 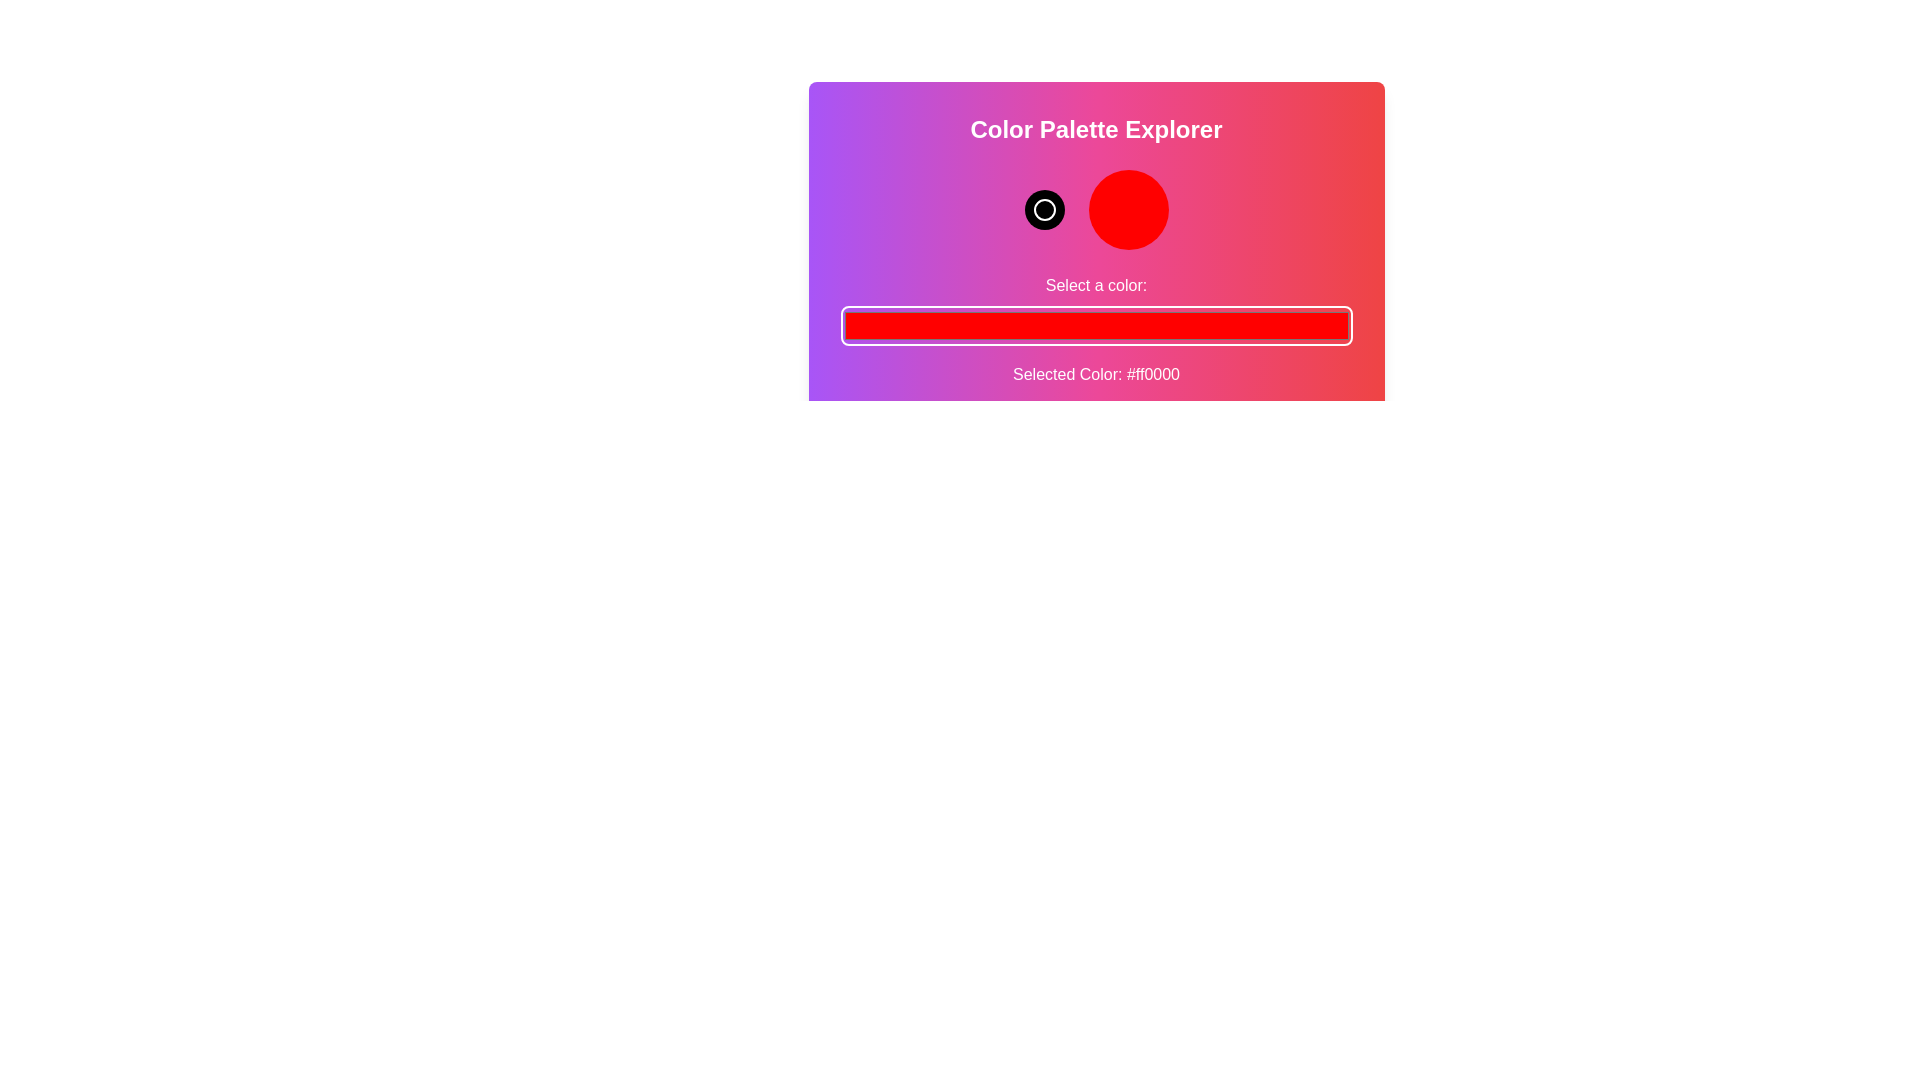 What do you see at coordinates (1095, 325) in the screenshot?
I see `the color picker to a specific color value 1593628` at bounding box center [1095, 325].